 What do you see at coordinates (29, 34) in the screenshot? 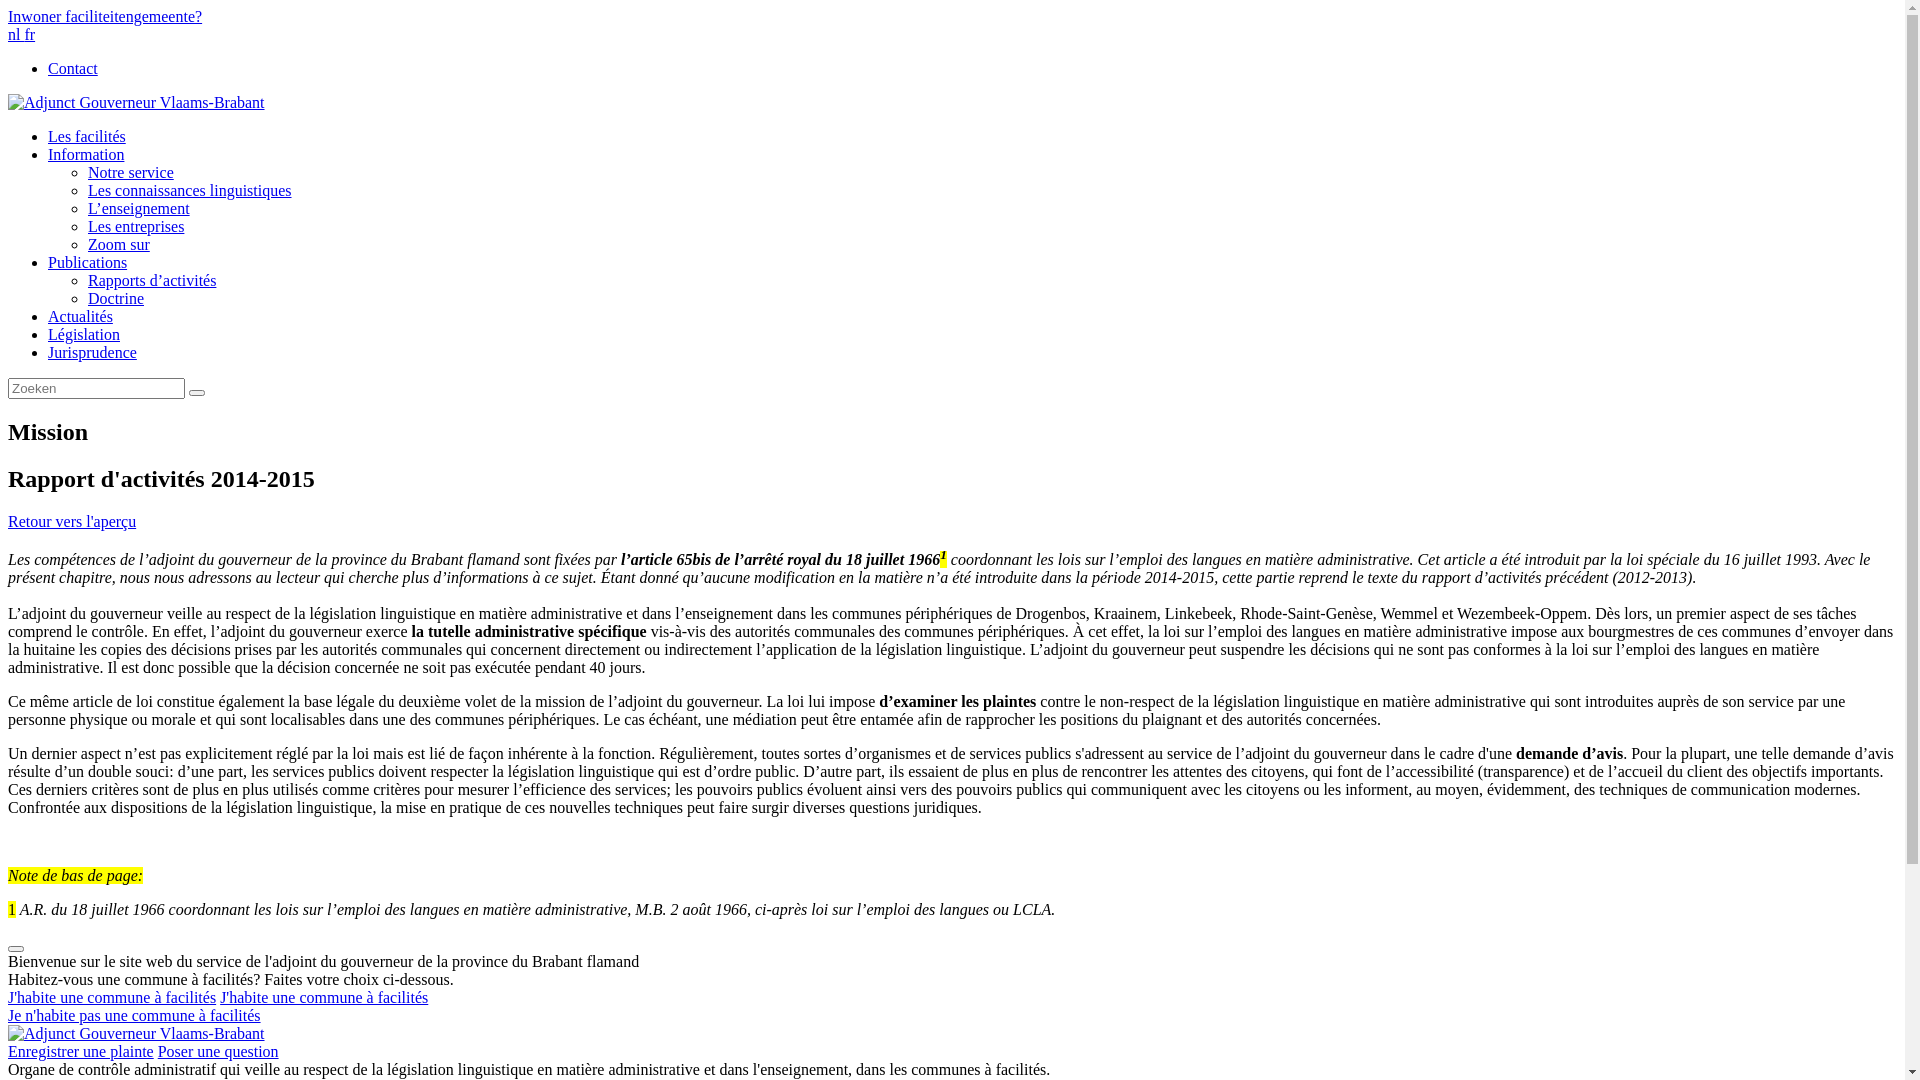
I see `'fr'` at bounding box center [29, 34].